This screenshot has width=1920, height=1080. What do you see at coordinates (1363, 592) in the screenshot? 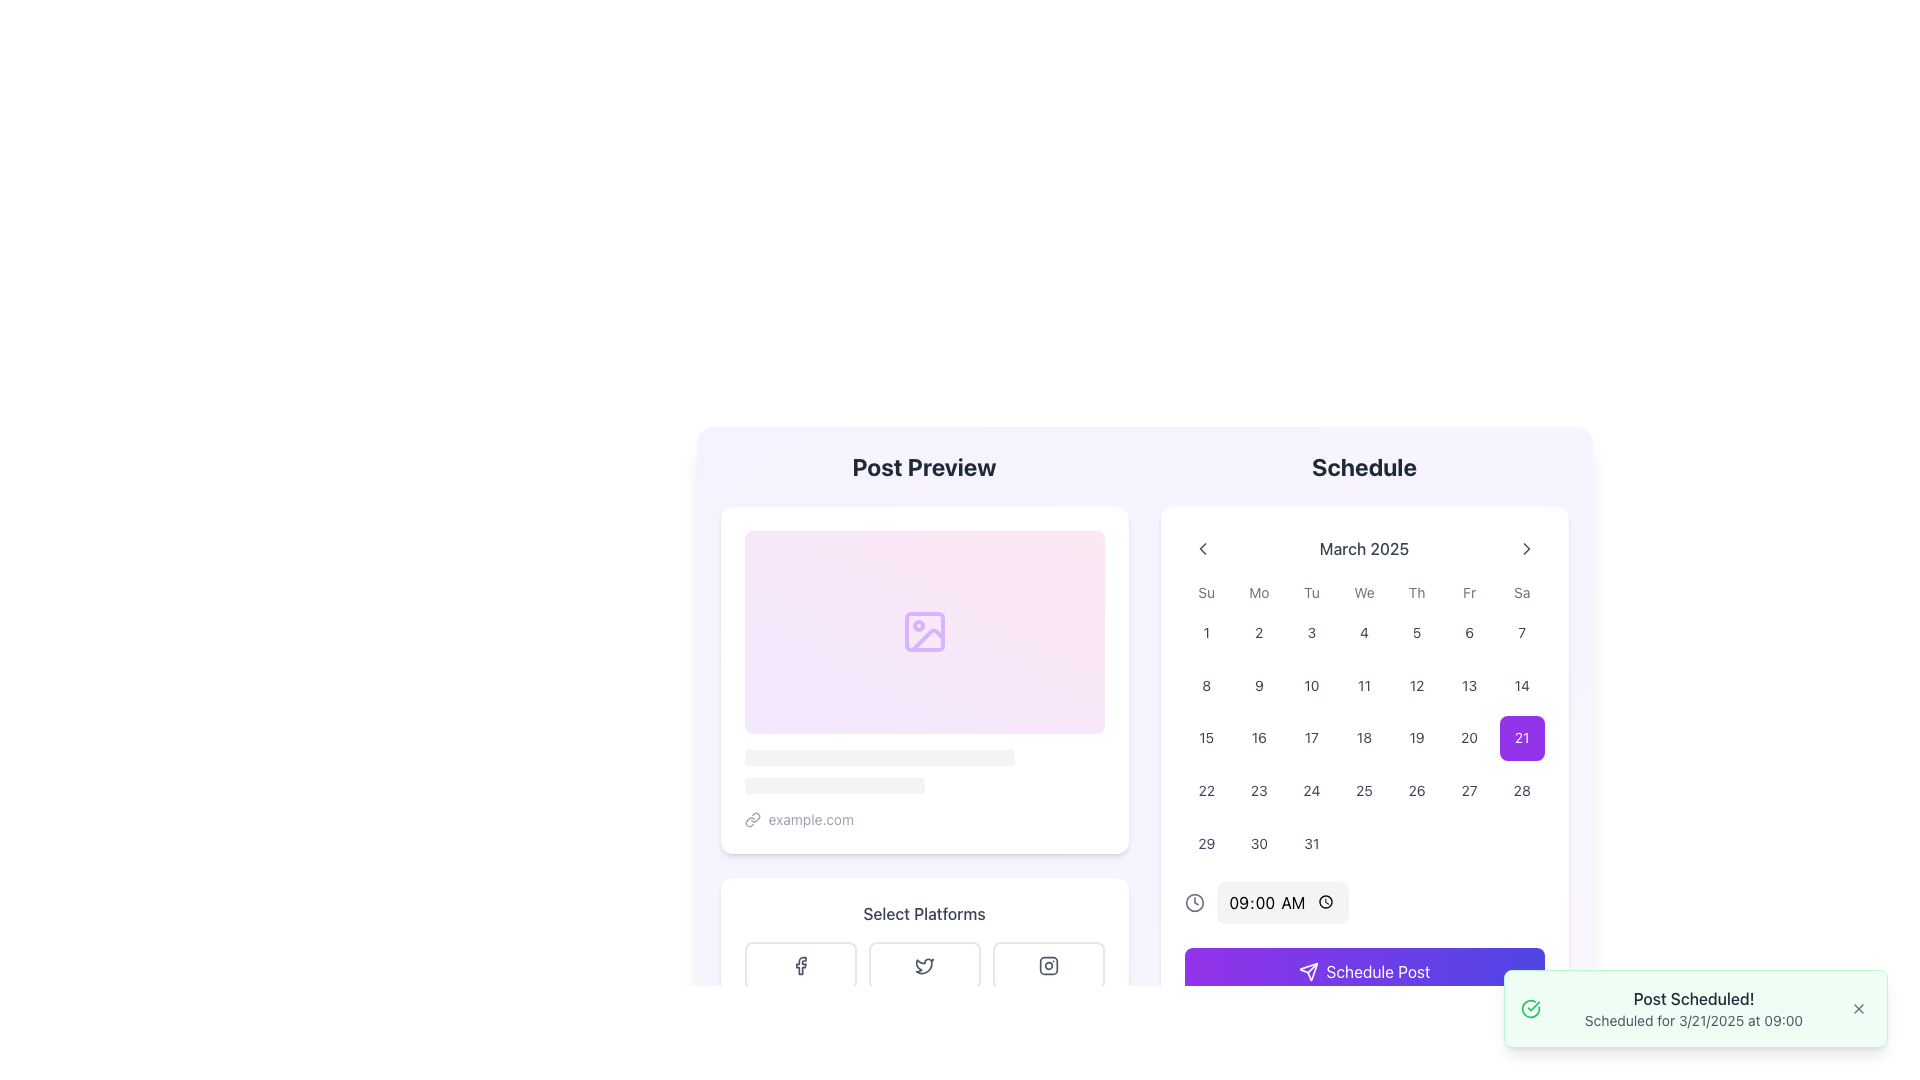
I see `the text label 'We' in the fourth column of the weekday header row above the month calendar` at bounding box center [1363, 592].